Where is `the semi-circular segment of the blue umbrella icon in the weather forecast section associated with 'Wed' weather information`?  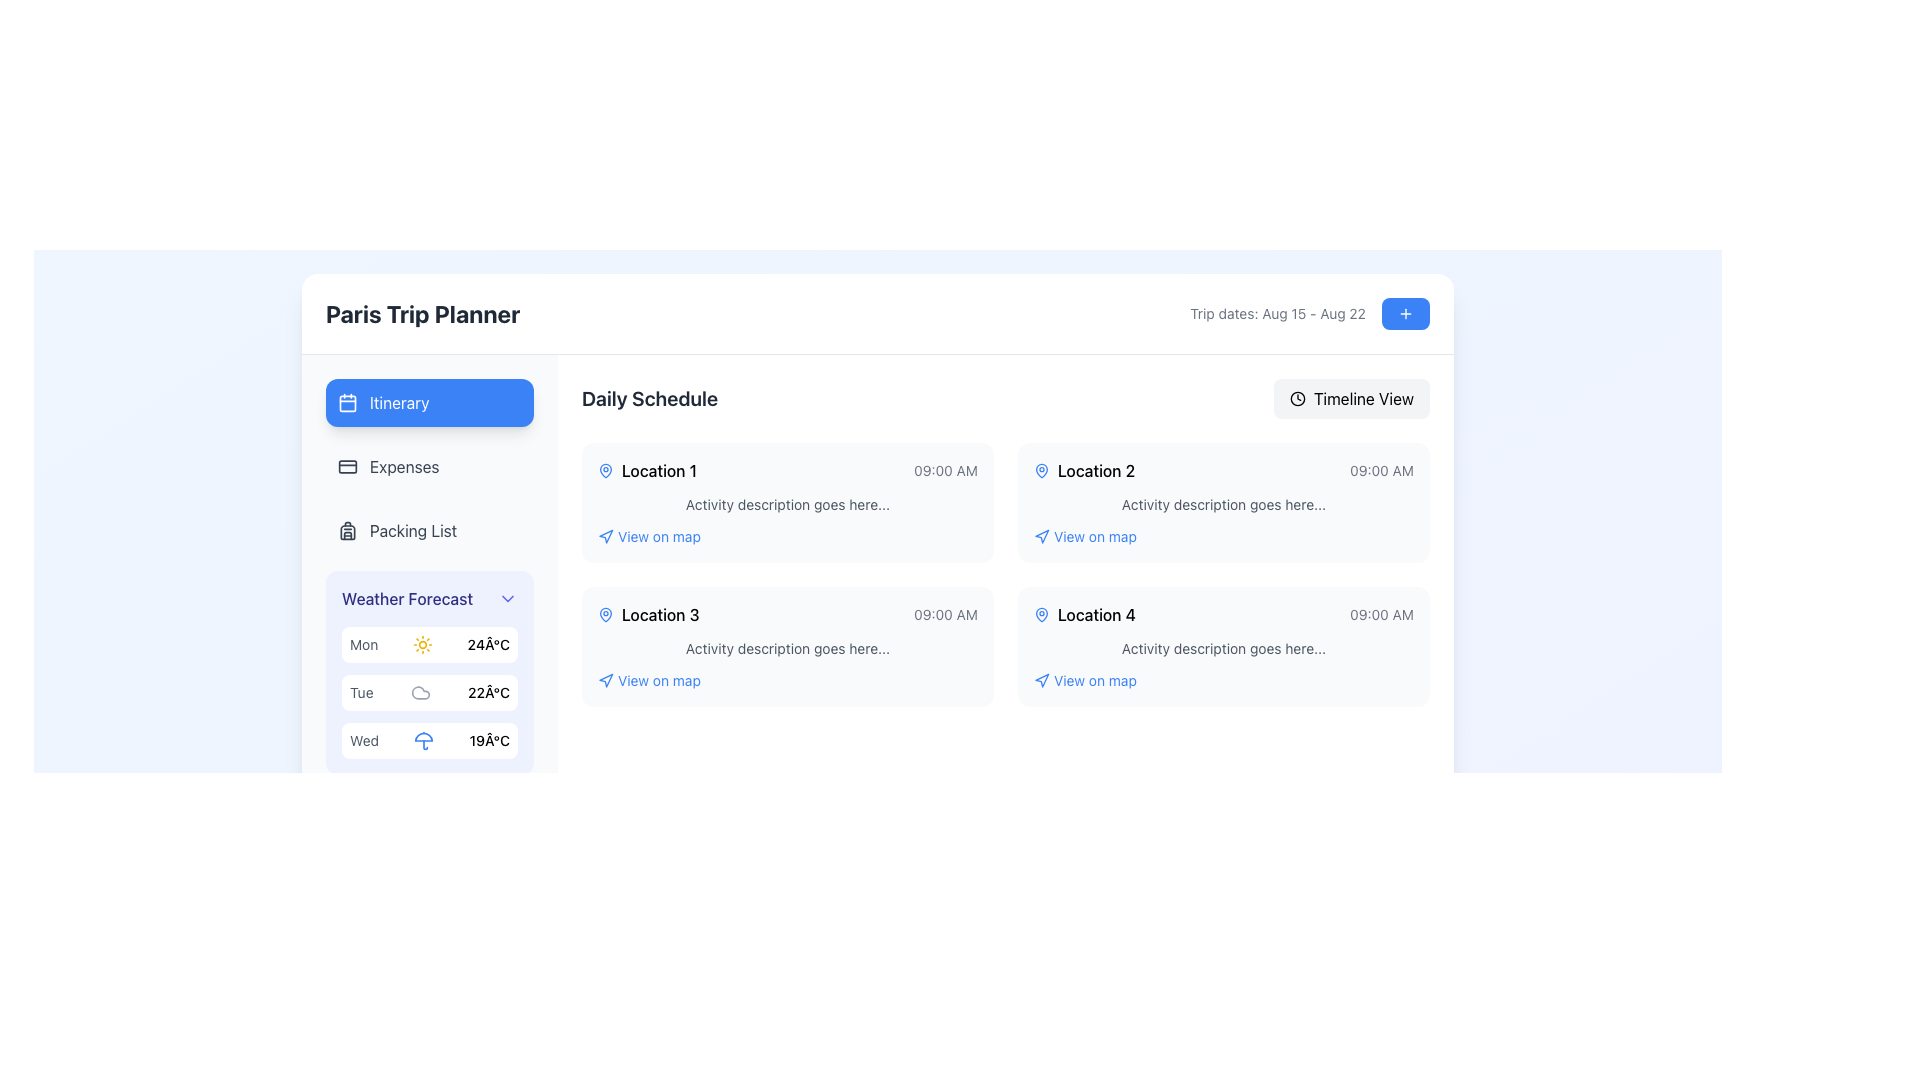
the semi-circular segment of the blue umbrella icon in the weather forecast section associated with 'Wed' weather information is located at coordinates (423, 737).